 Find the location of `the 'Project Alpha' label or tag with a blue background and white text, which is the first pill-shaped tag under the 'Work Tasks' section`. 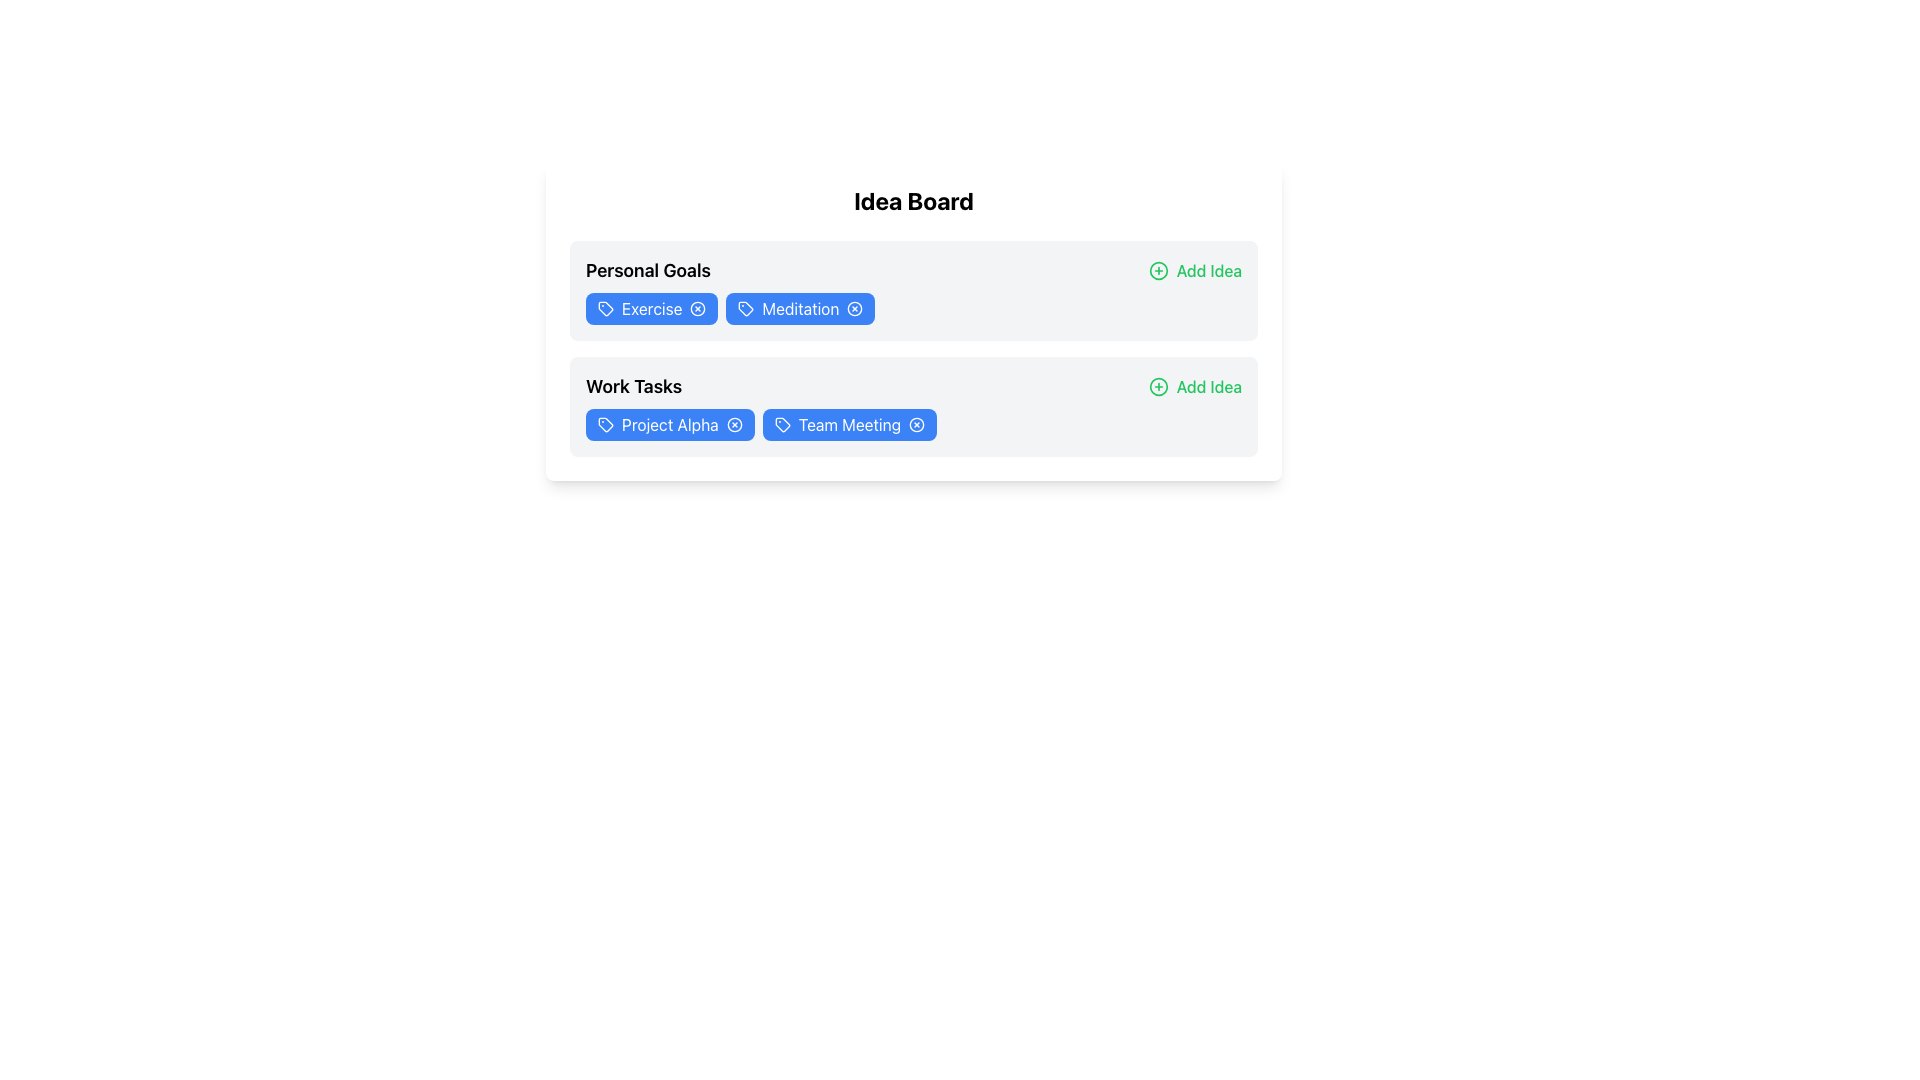

the 'Project Alpha' label or tag with a blue background and white text, which is the first pill-shaped tag under the 'Work Tasks' section is located at coordinates (670, 423).